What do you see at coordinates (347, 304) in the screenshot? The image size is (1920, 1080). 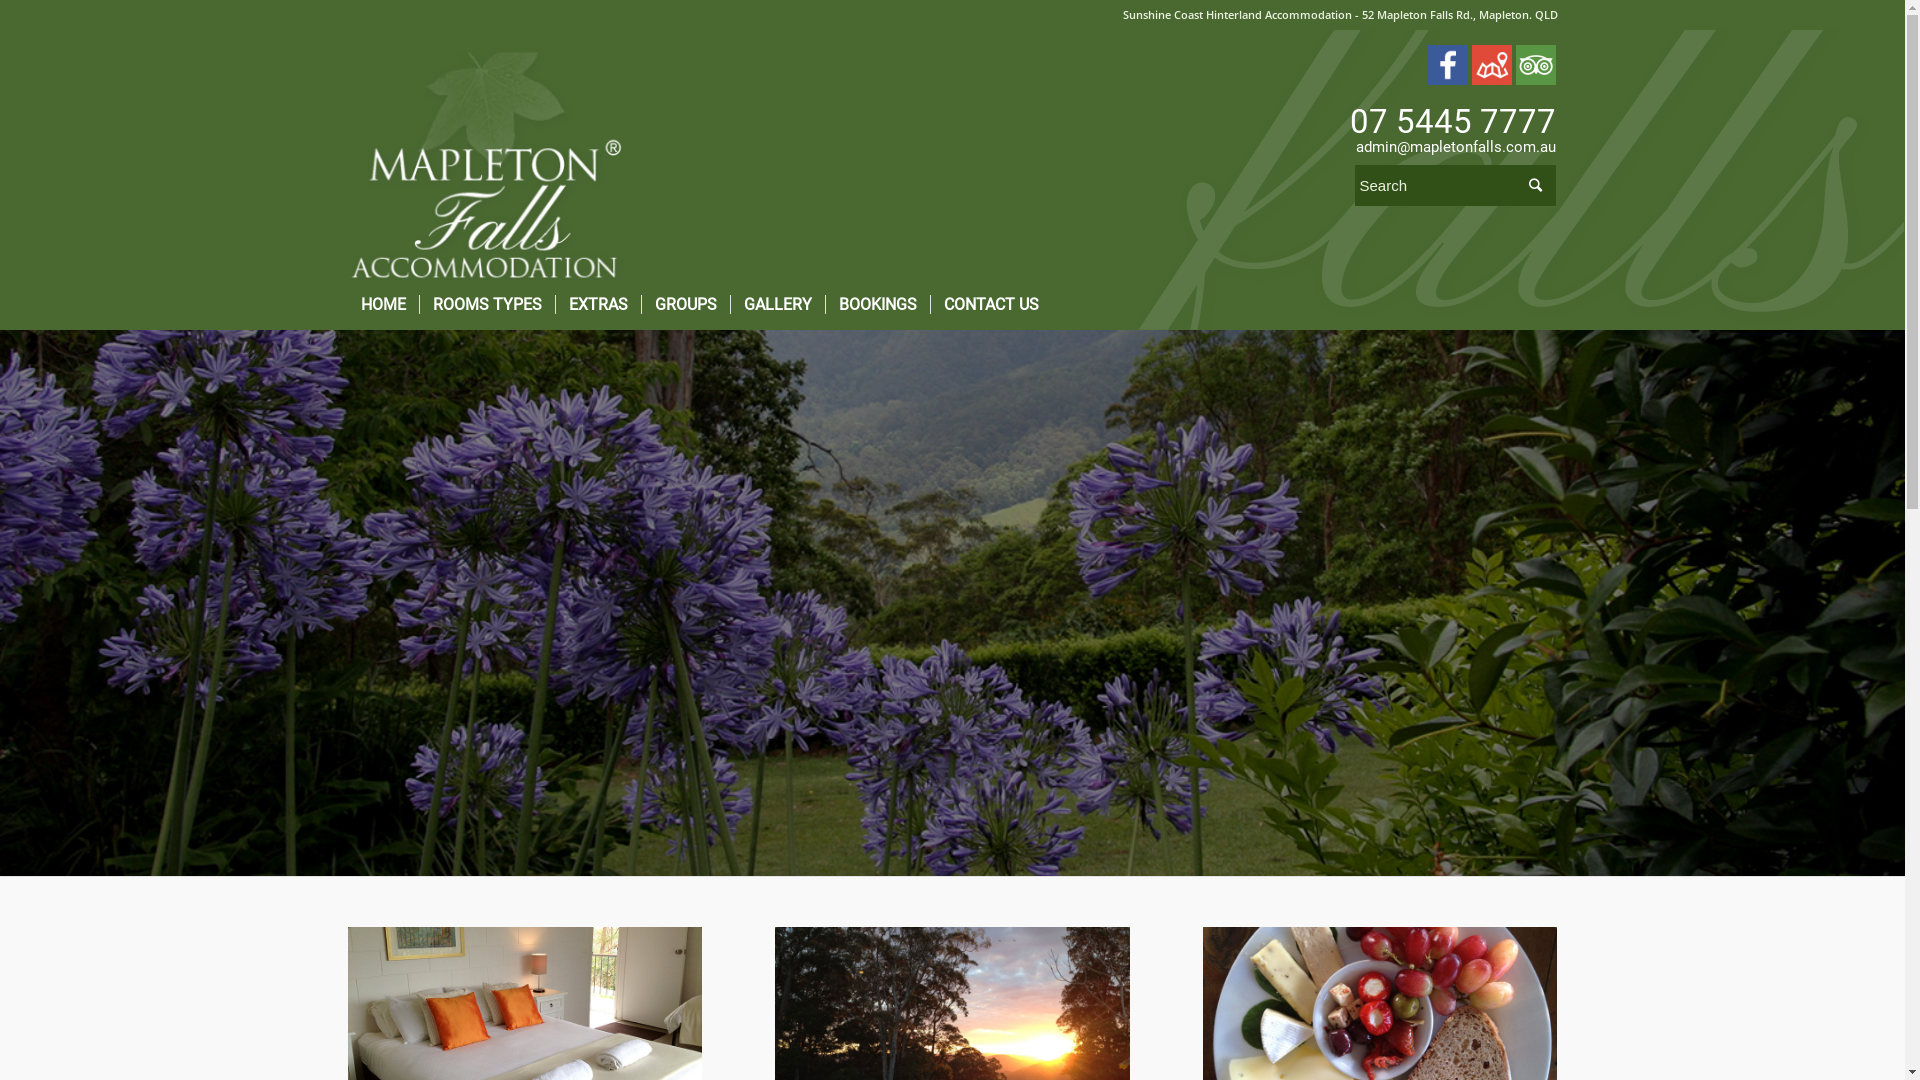 I see `'HOME'` at bounding box center [347, 304].